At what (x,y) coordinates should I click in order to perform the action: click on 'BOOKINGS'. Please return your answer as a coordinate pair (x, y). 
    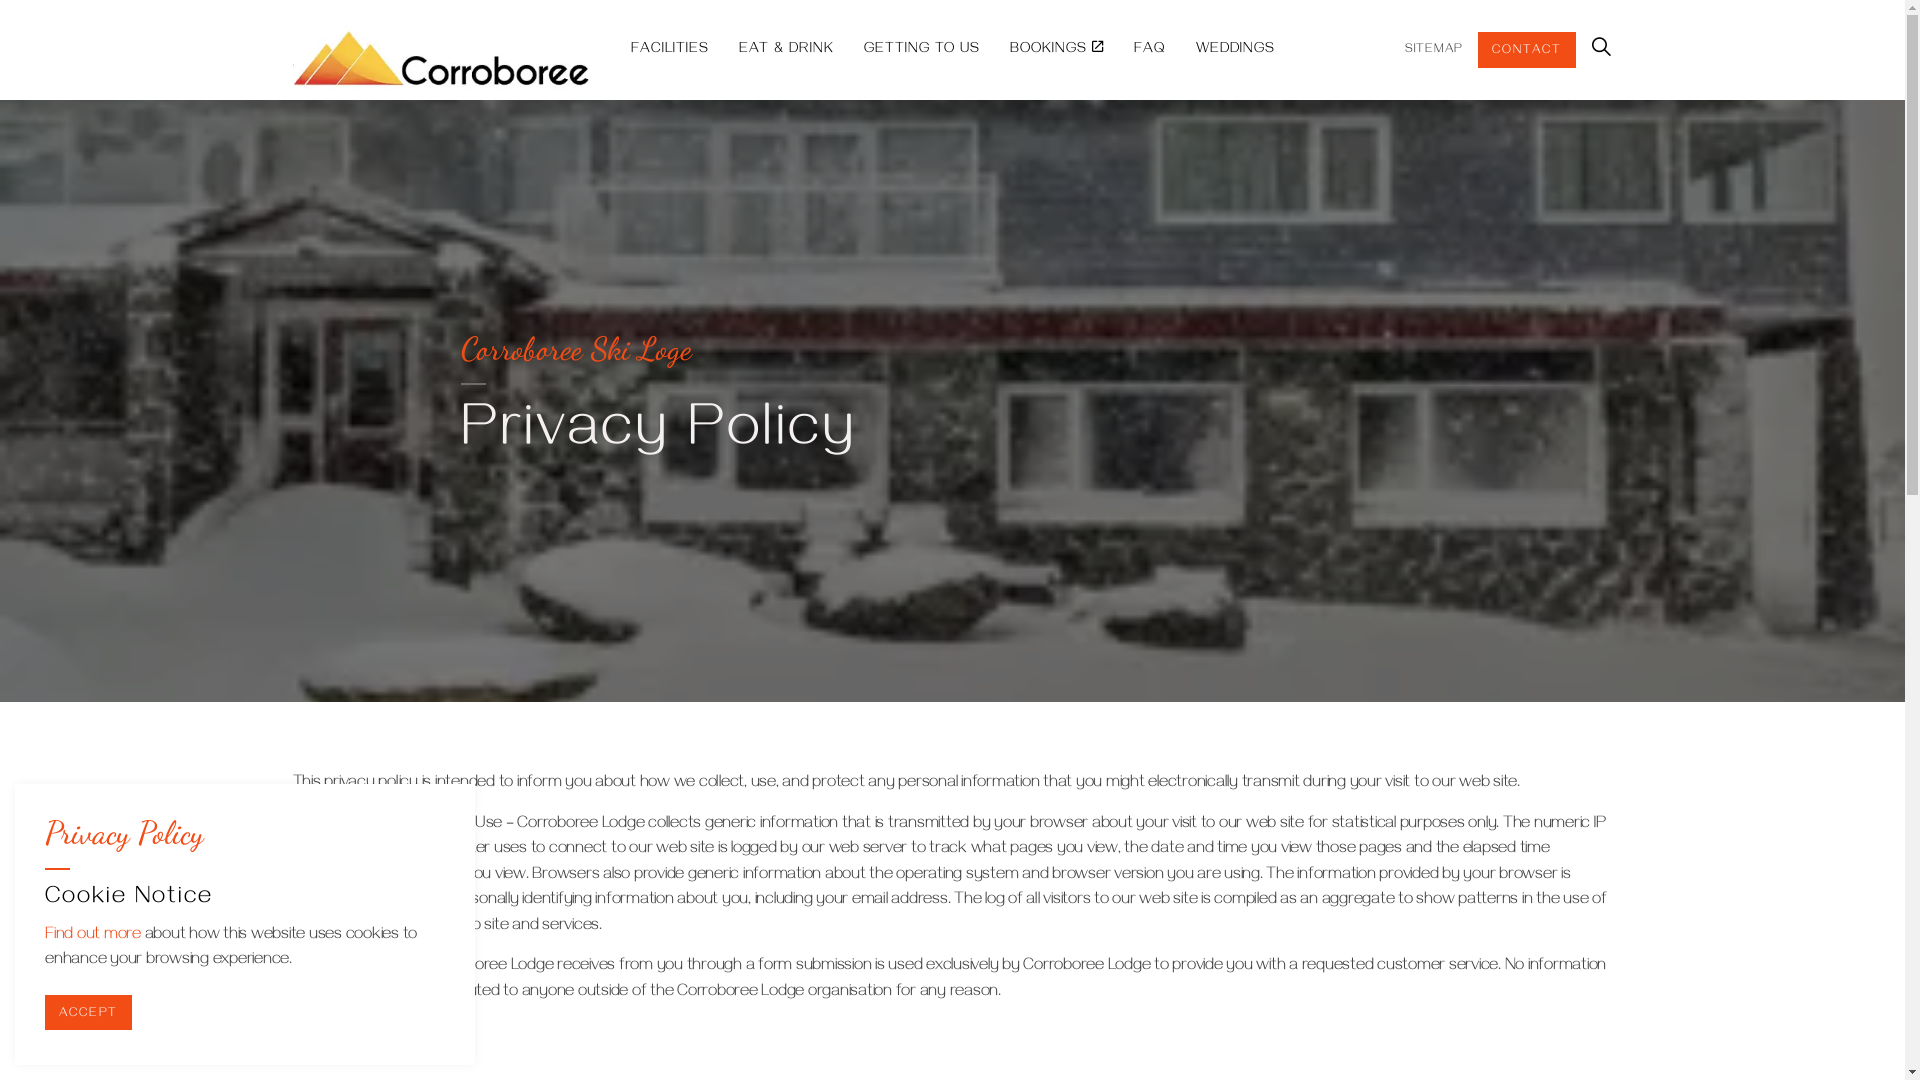
    Looking at the image, I should click on (1055, 49).